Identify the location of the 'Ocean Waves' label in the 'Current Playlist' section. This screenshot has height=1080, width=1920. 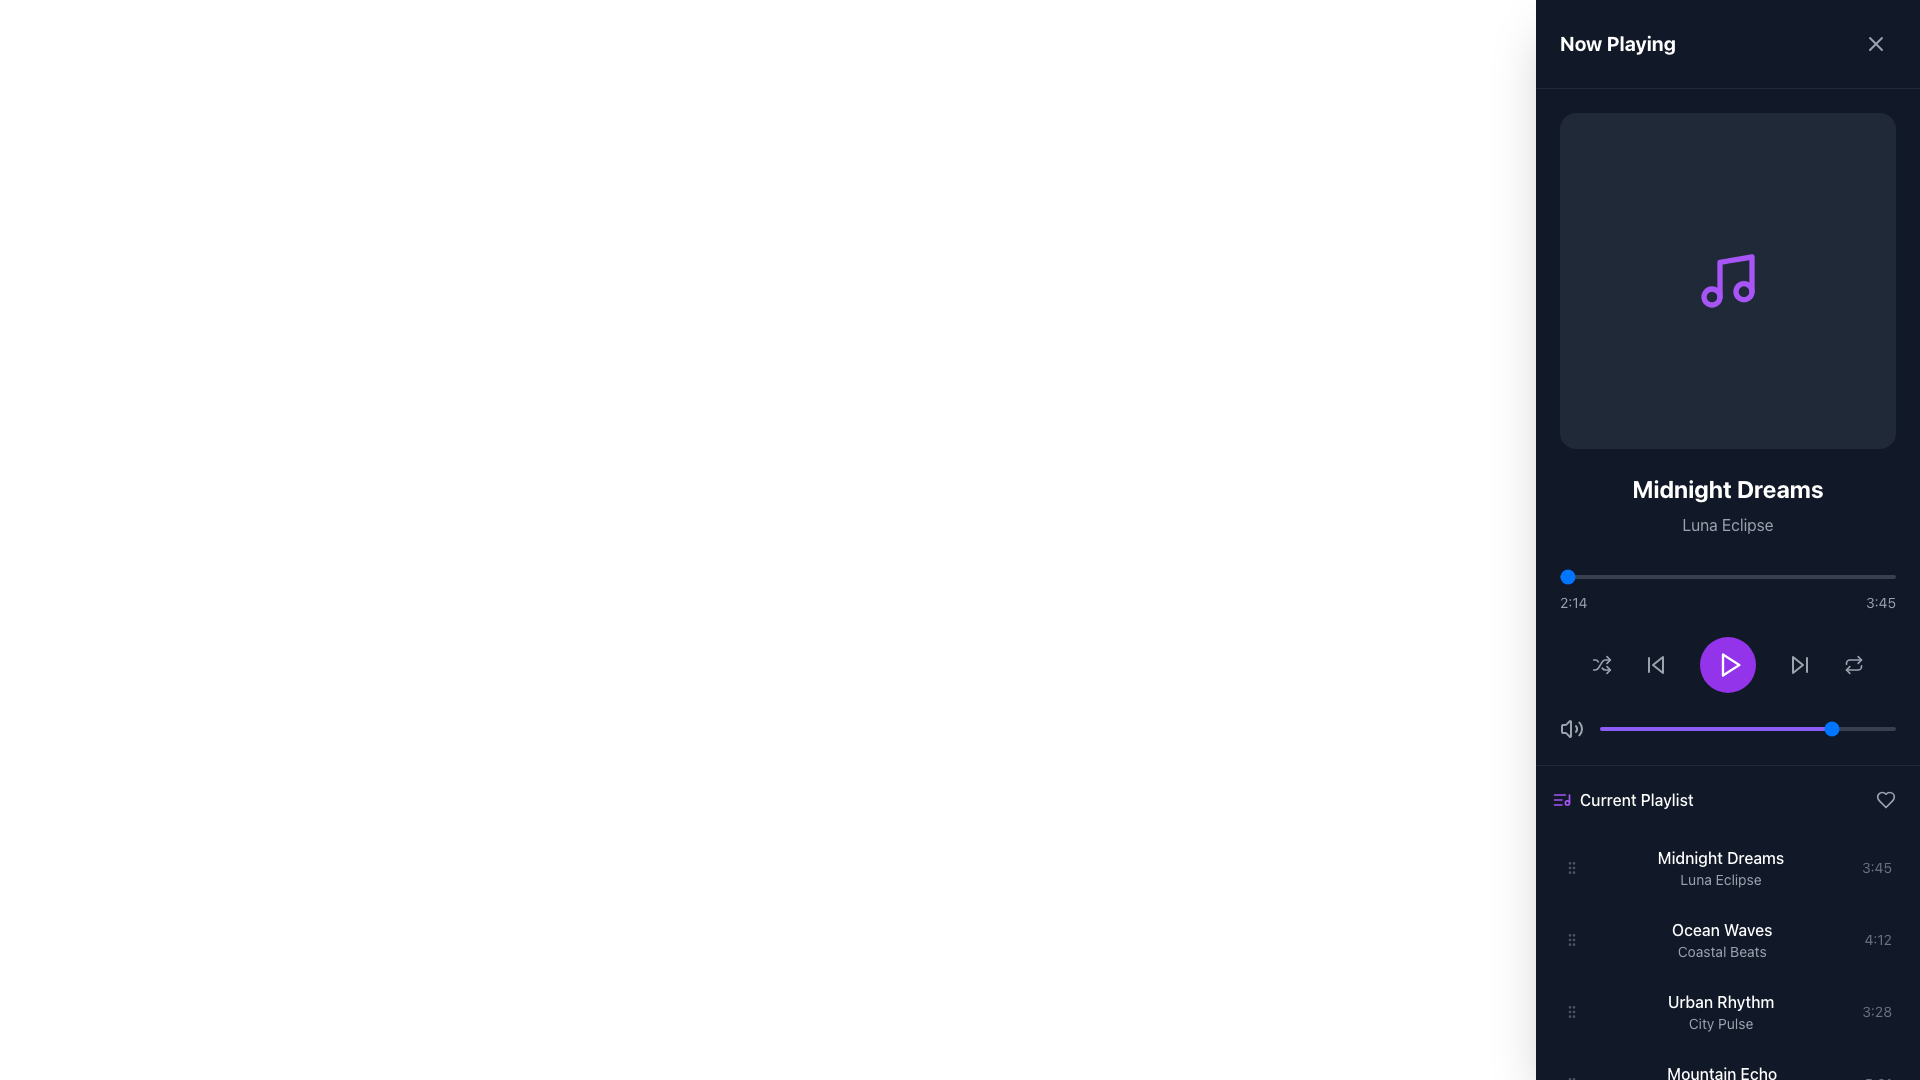
(1721, 940).